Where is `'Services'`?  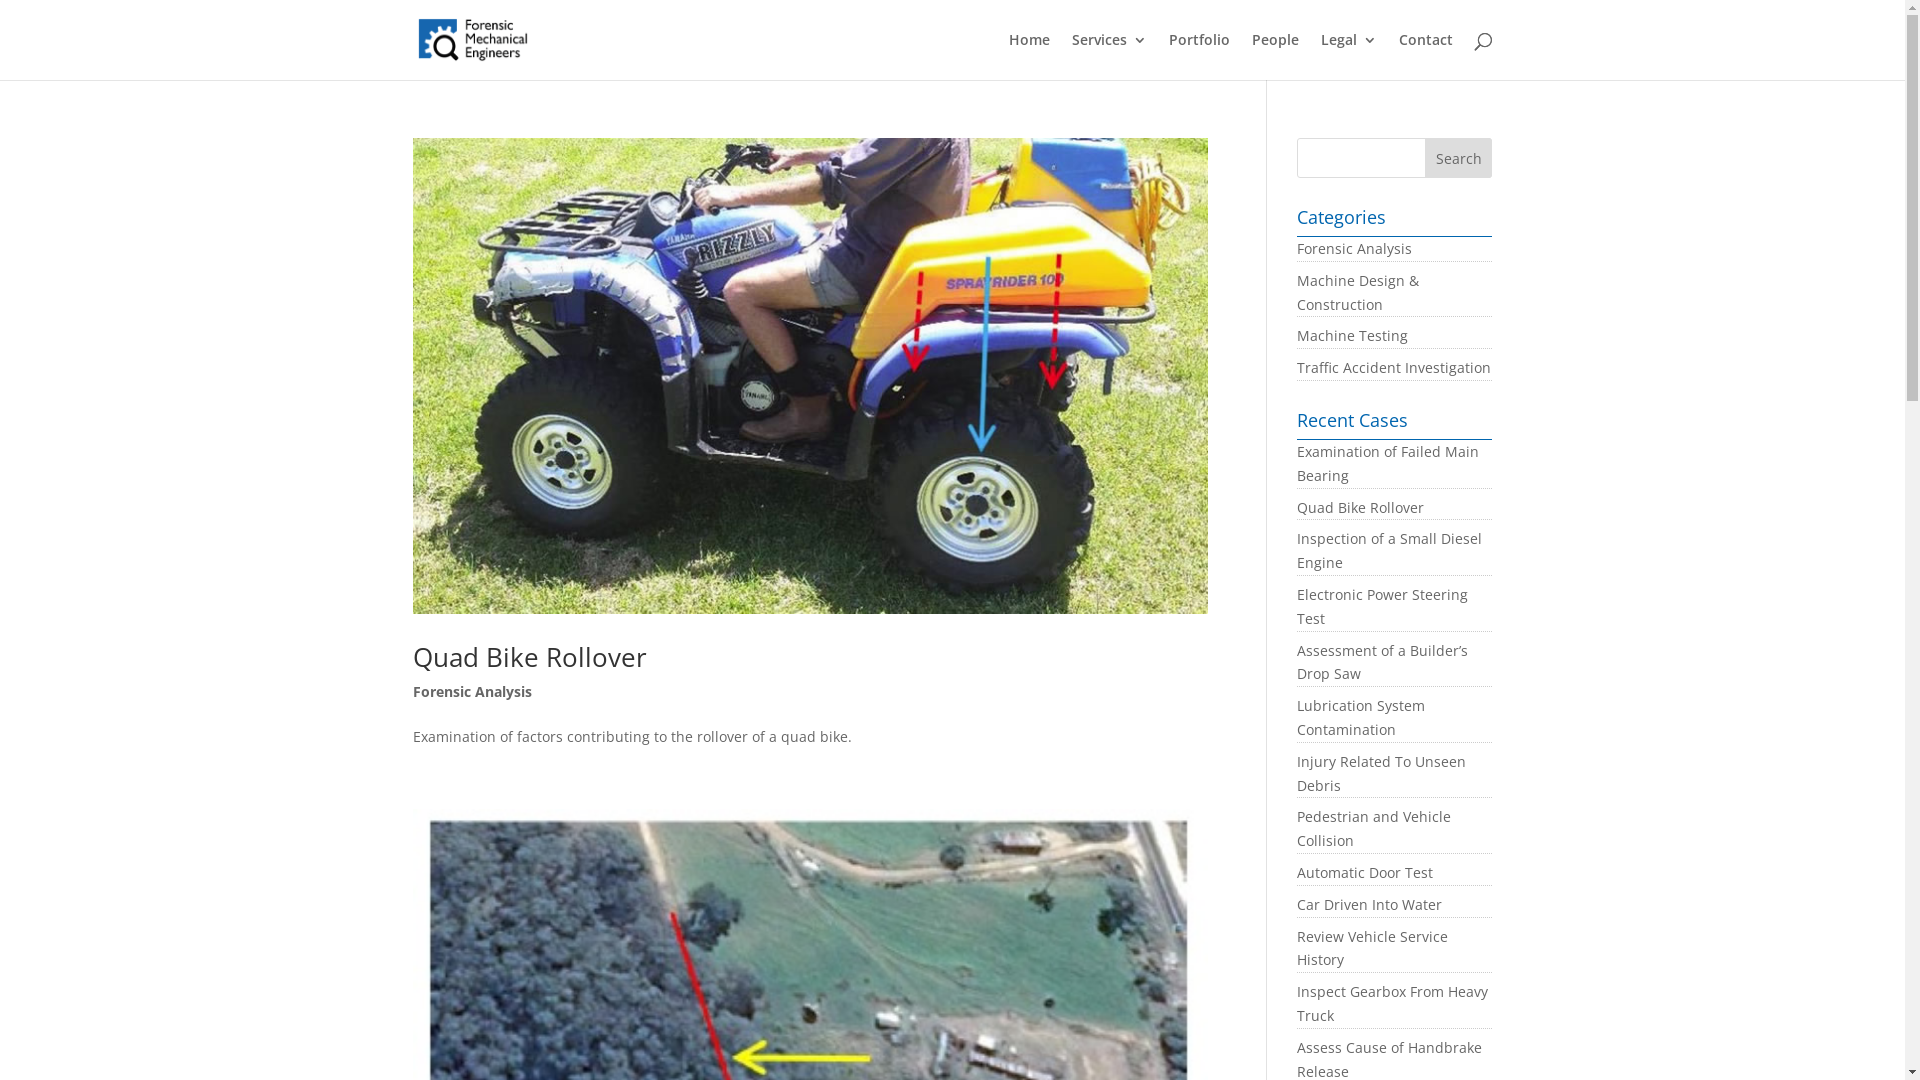 'Services' is located at coordinates (1108, 55).